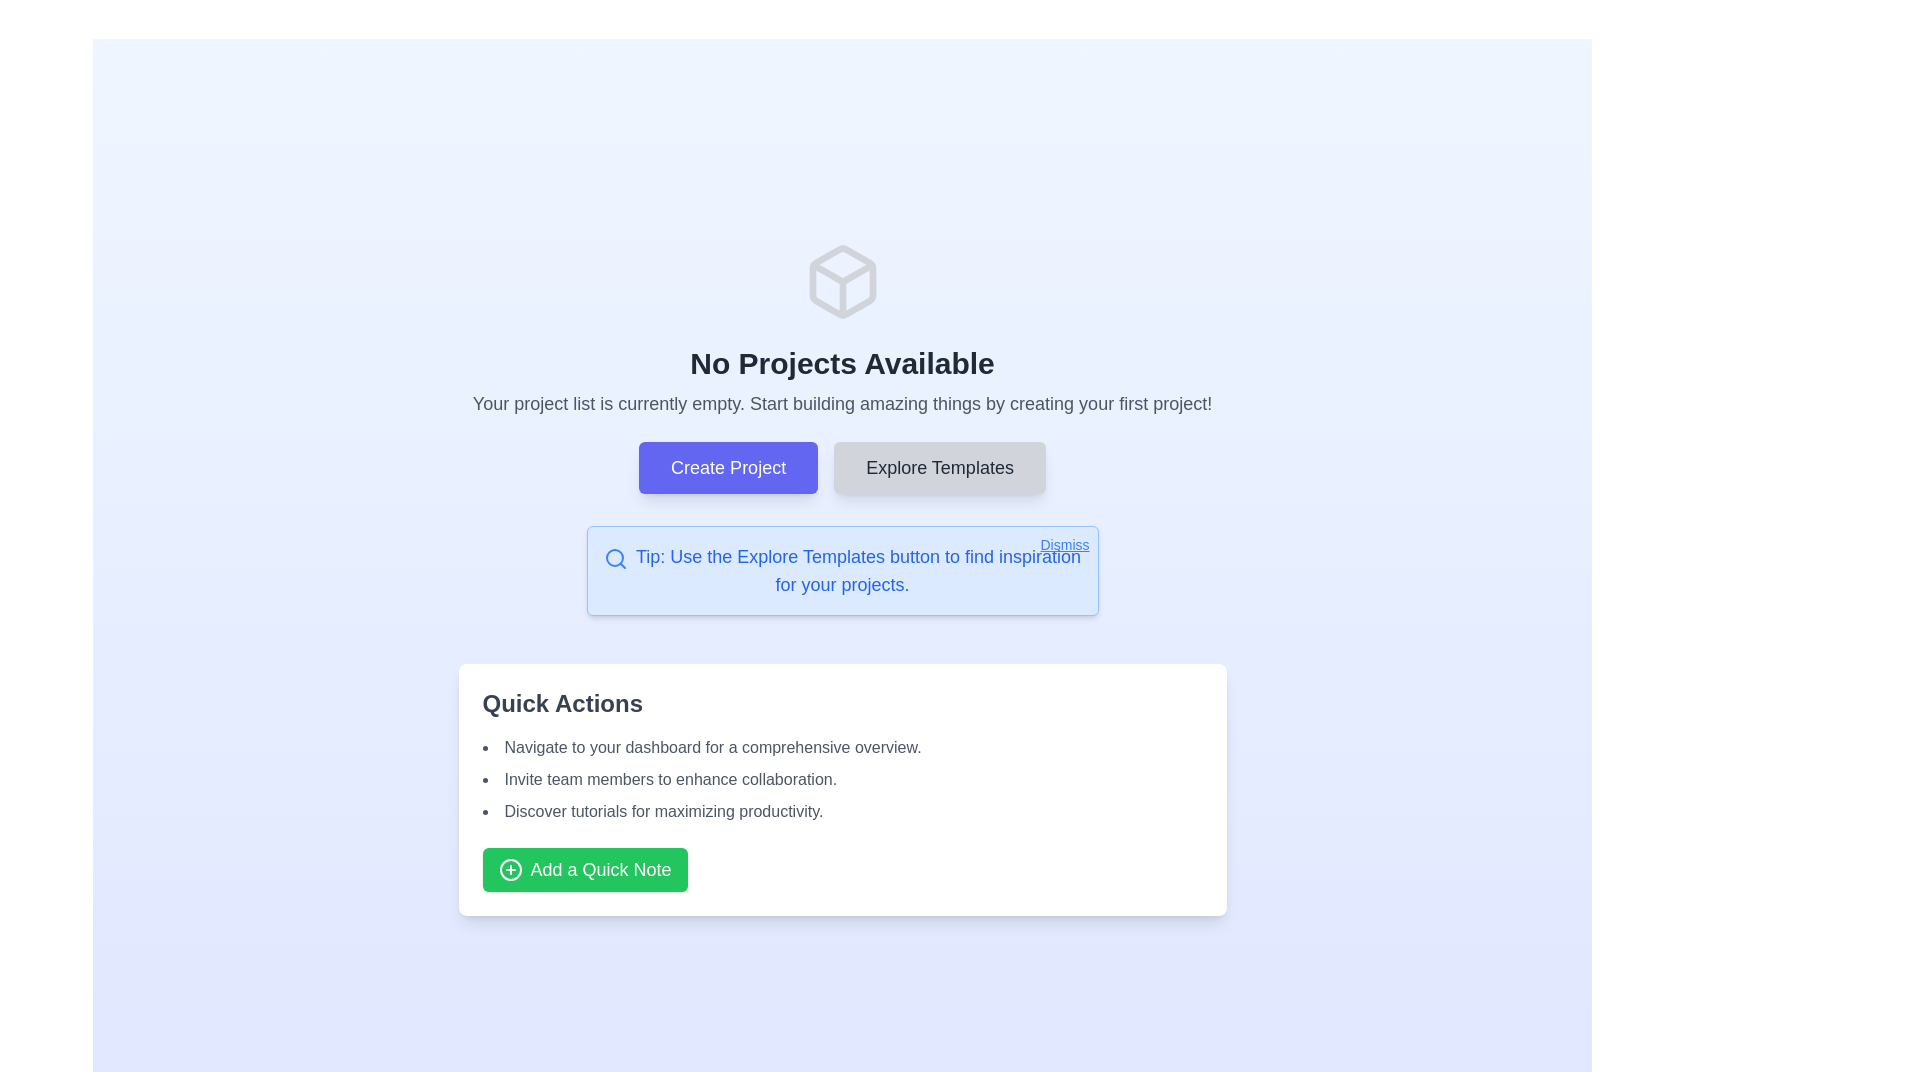 This screenshot has height=1080, width=1920. I want to click on the visual cue of the circular plus sign icon located at the center of the 'Add a Quick Note' button in the Quick Actions panel, so click(510, 869).